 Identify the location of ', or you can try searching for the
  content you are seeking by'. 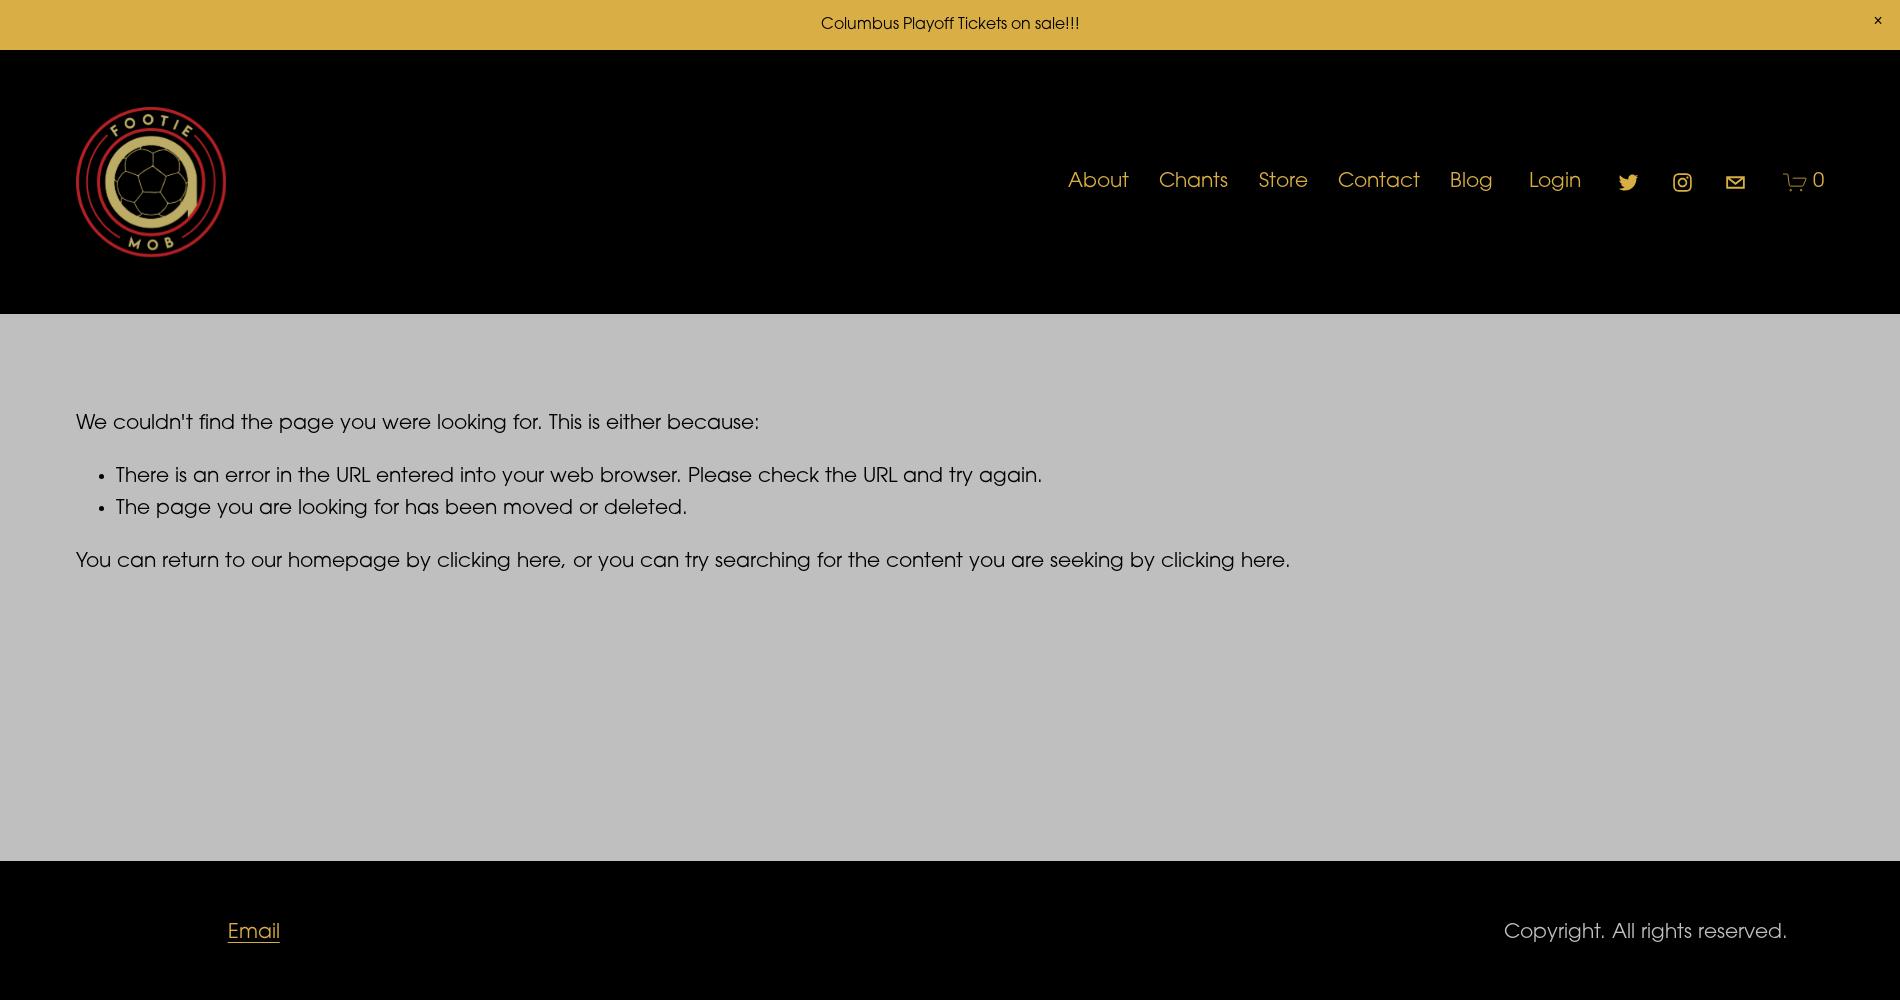
(860, 562).